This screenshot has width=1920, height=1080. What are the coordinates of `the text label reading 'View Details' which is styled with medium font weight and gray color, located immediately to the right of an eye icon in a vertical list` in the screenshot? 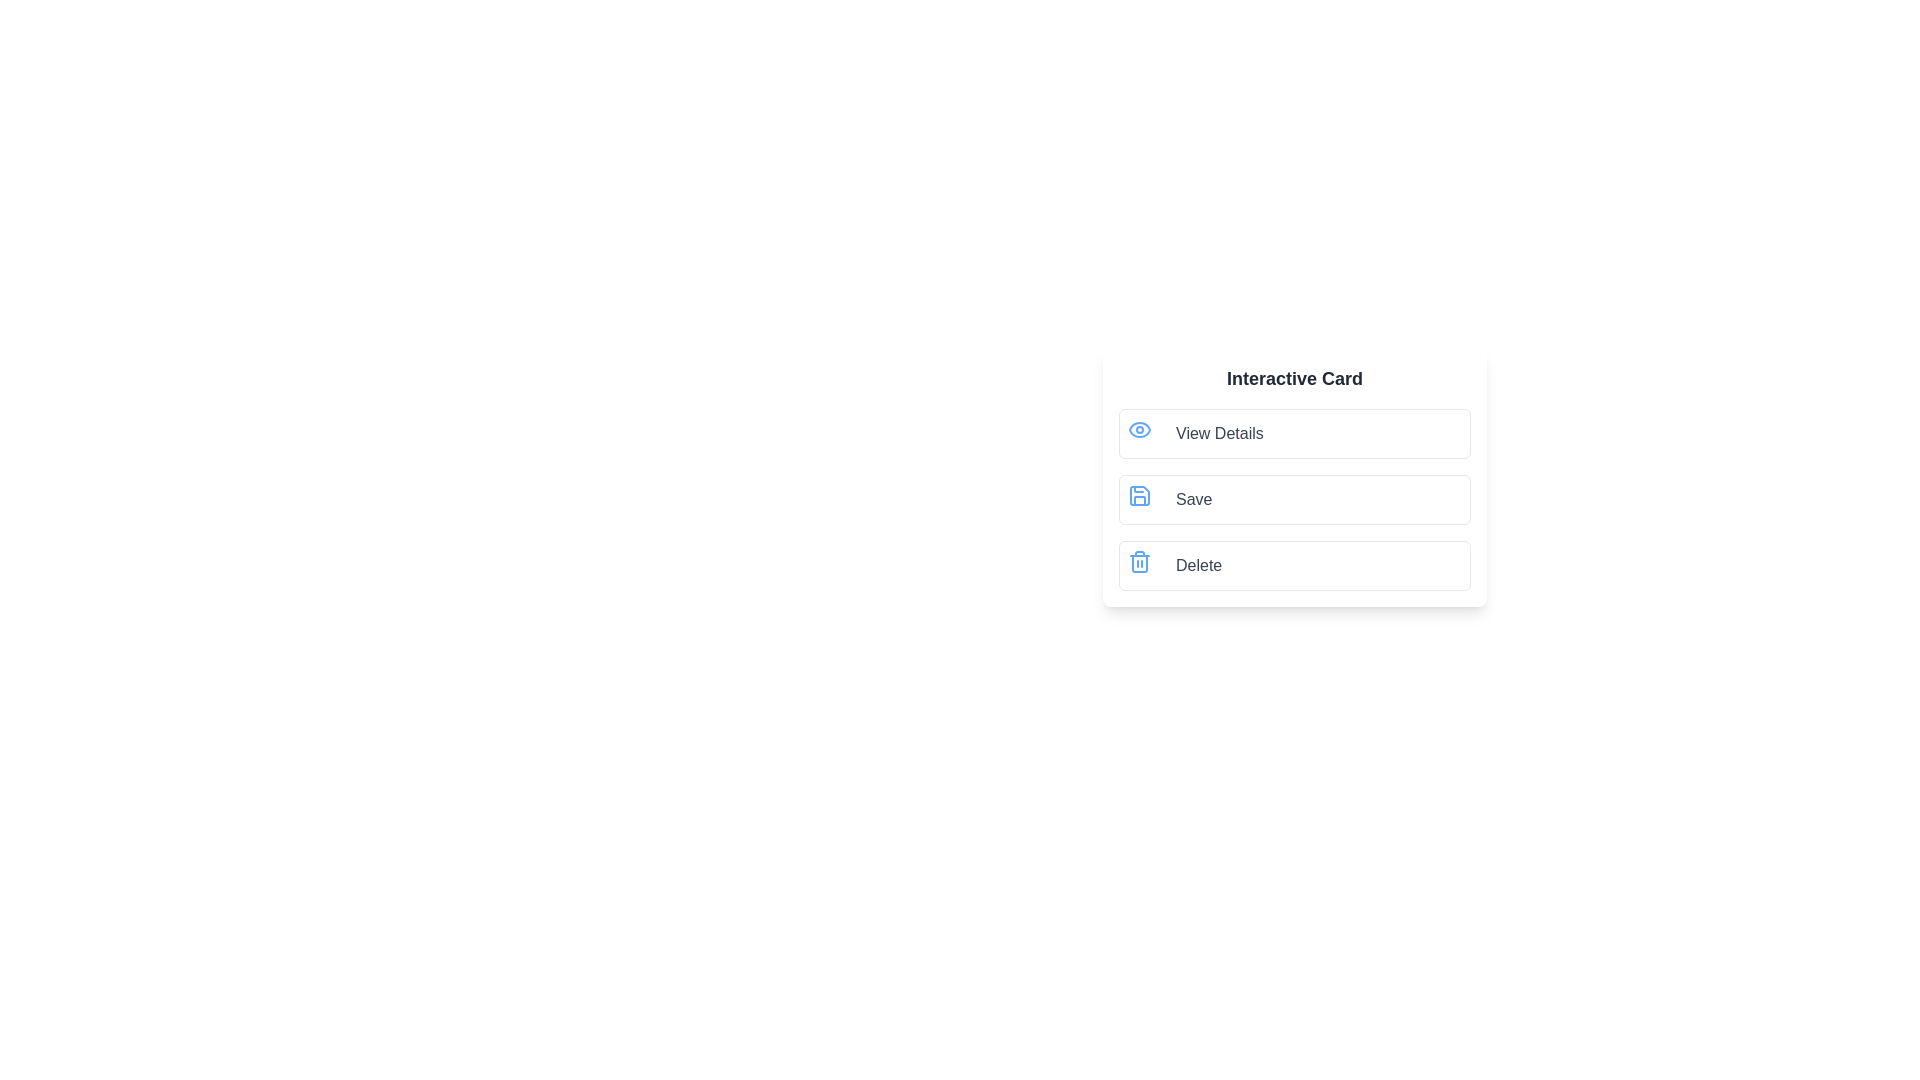 It's located at (1218, 433).